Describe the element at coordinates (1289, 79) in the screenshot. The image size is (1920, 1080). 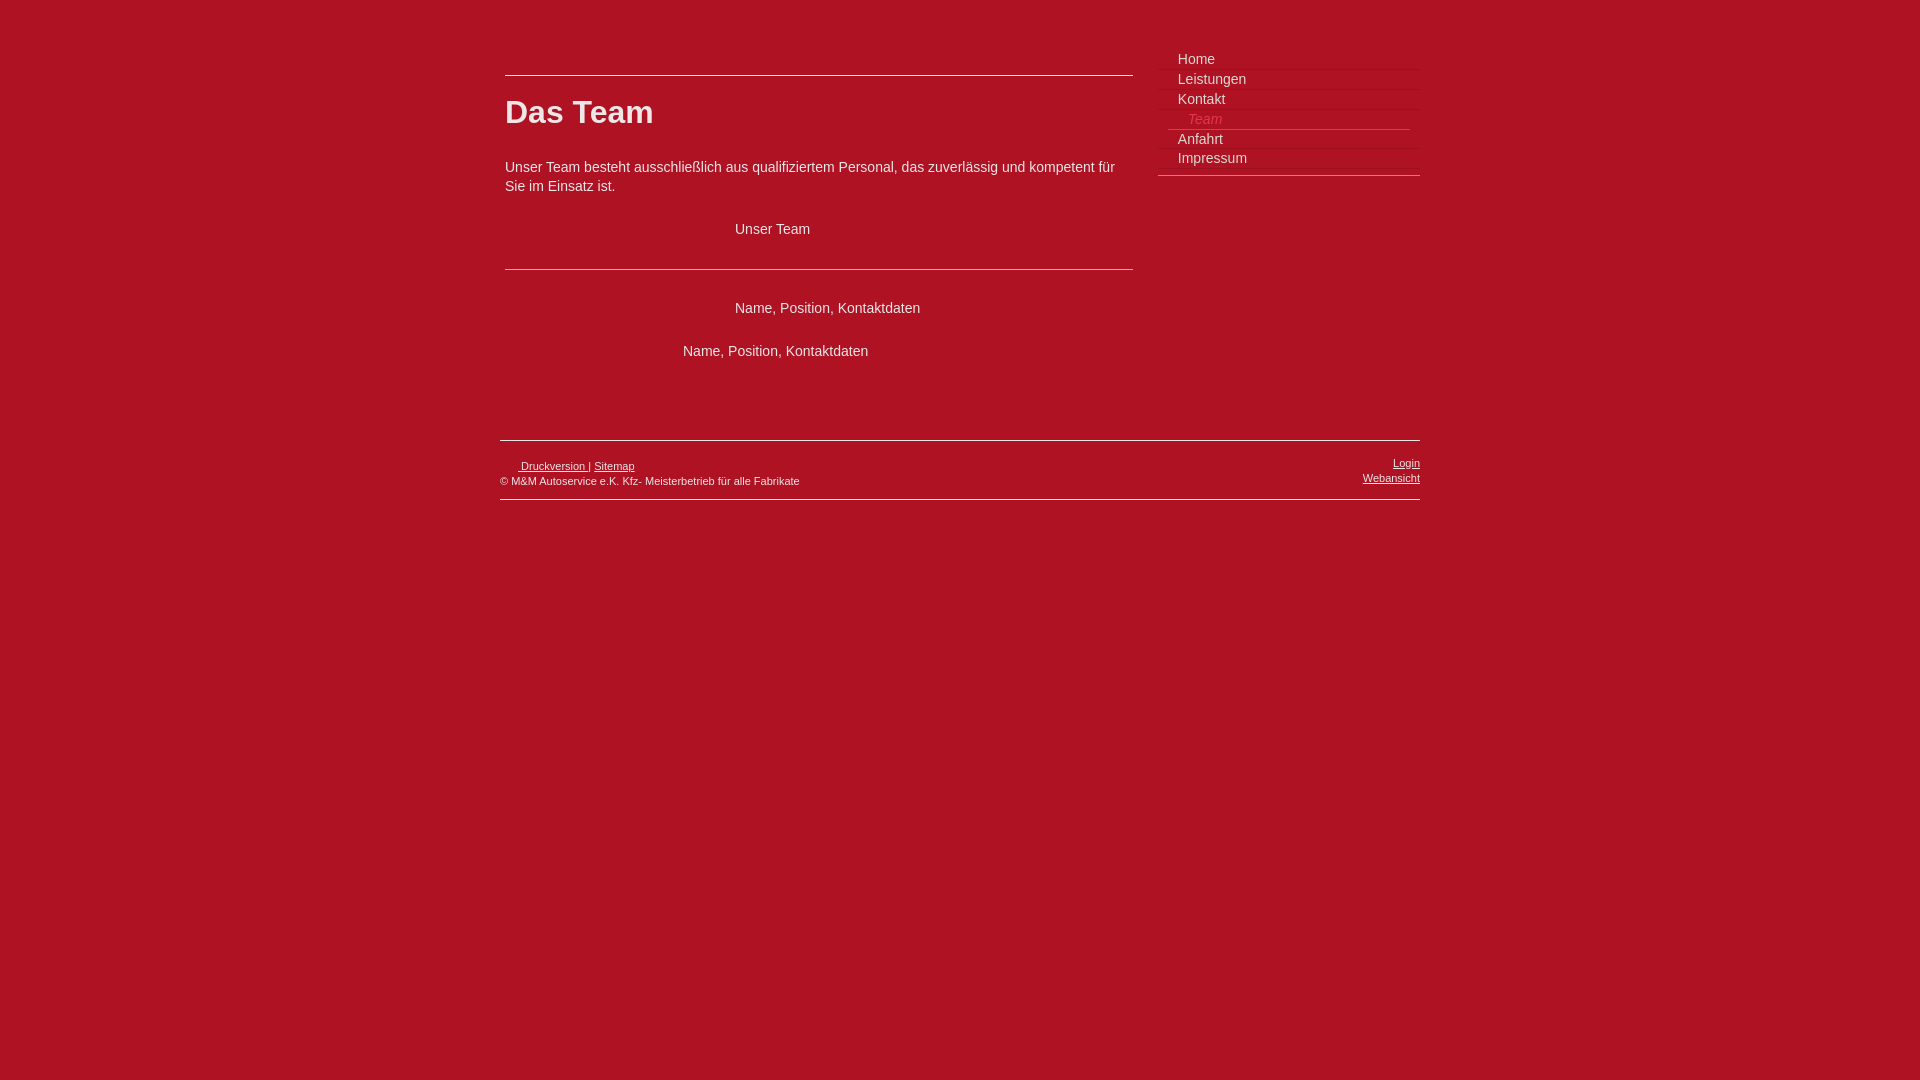
I see `'Leistungen'` at that location.